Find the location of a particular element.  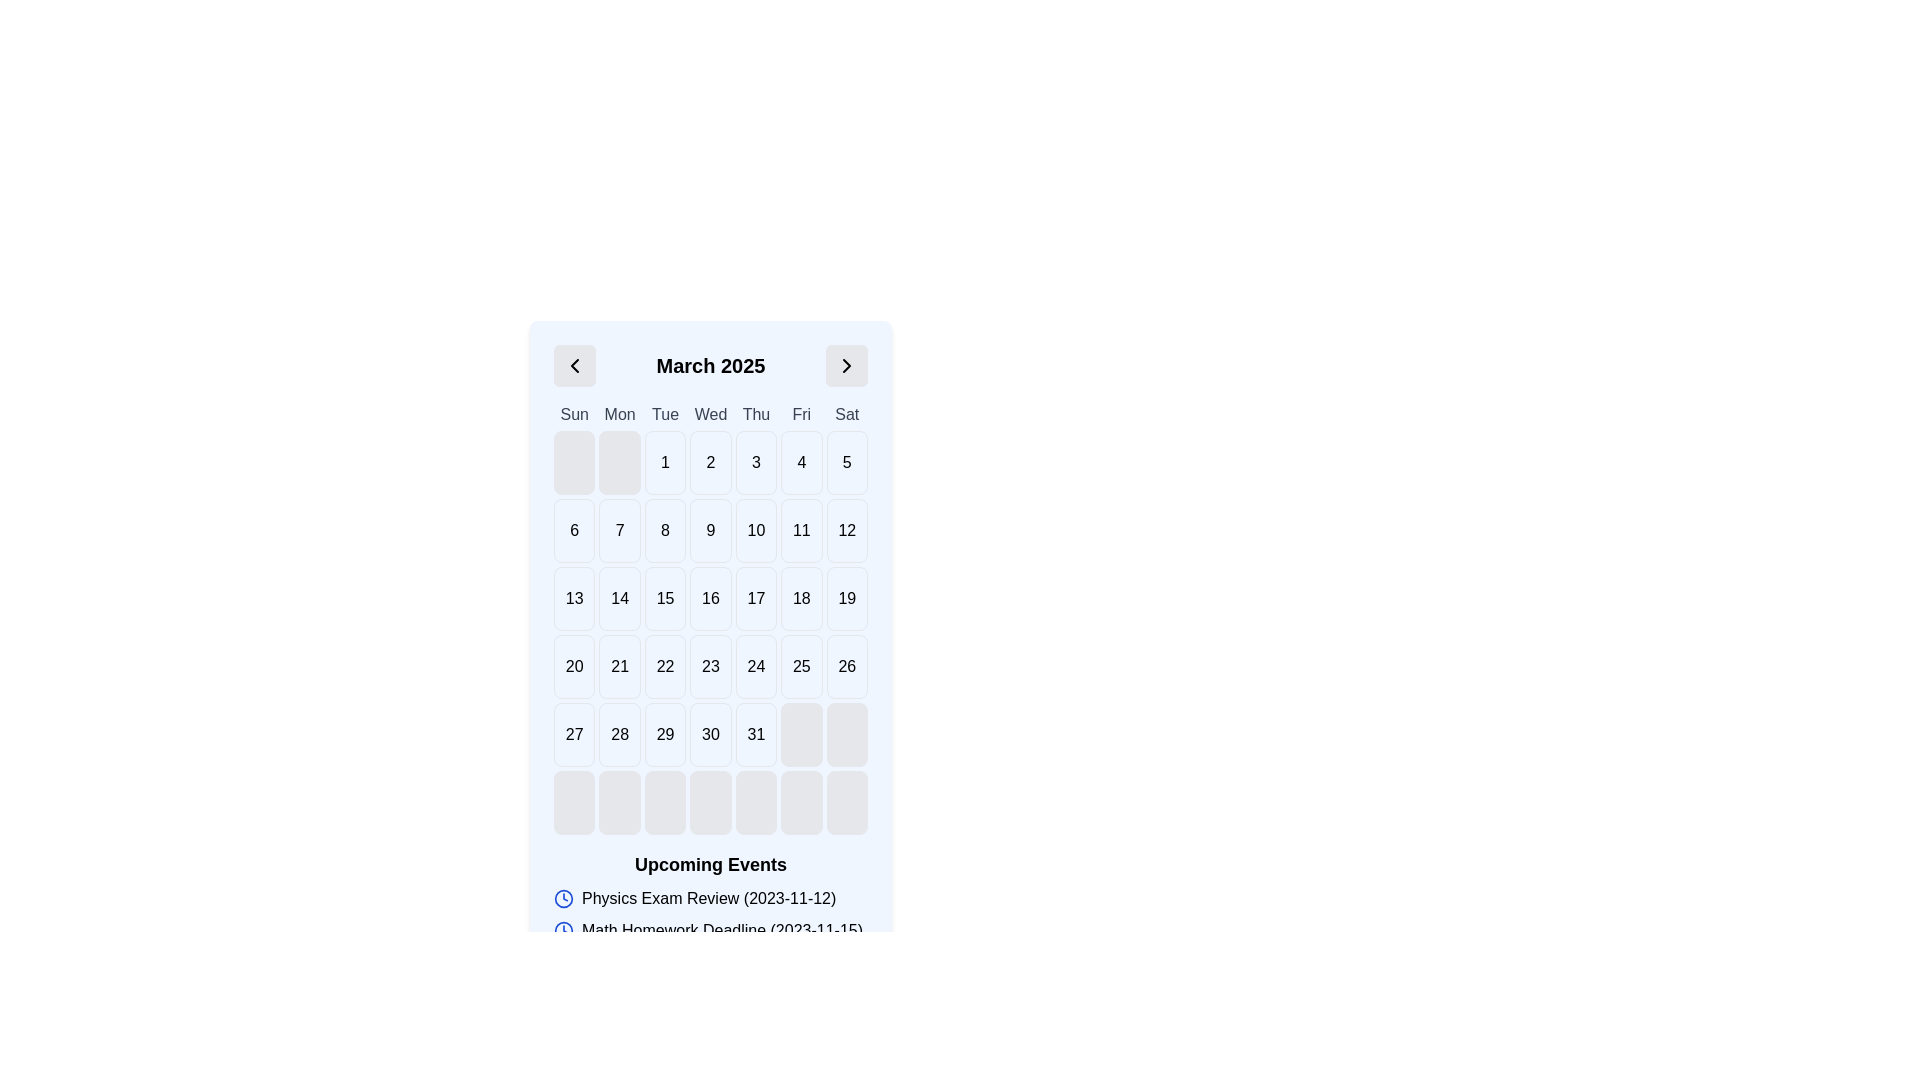

the selectable date button for the 15th day of March 2025 on the calendar interface is located at coordinates (665, 597).